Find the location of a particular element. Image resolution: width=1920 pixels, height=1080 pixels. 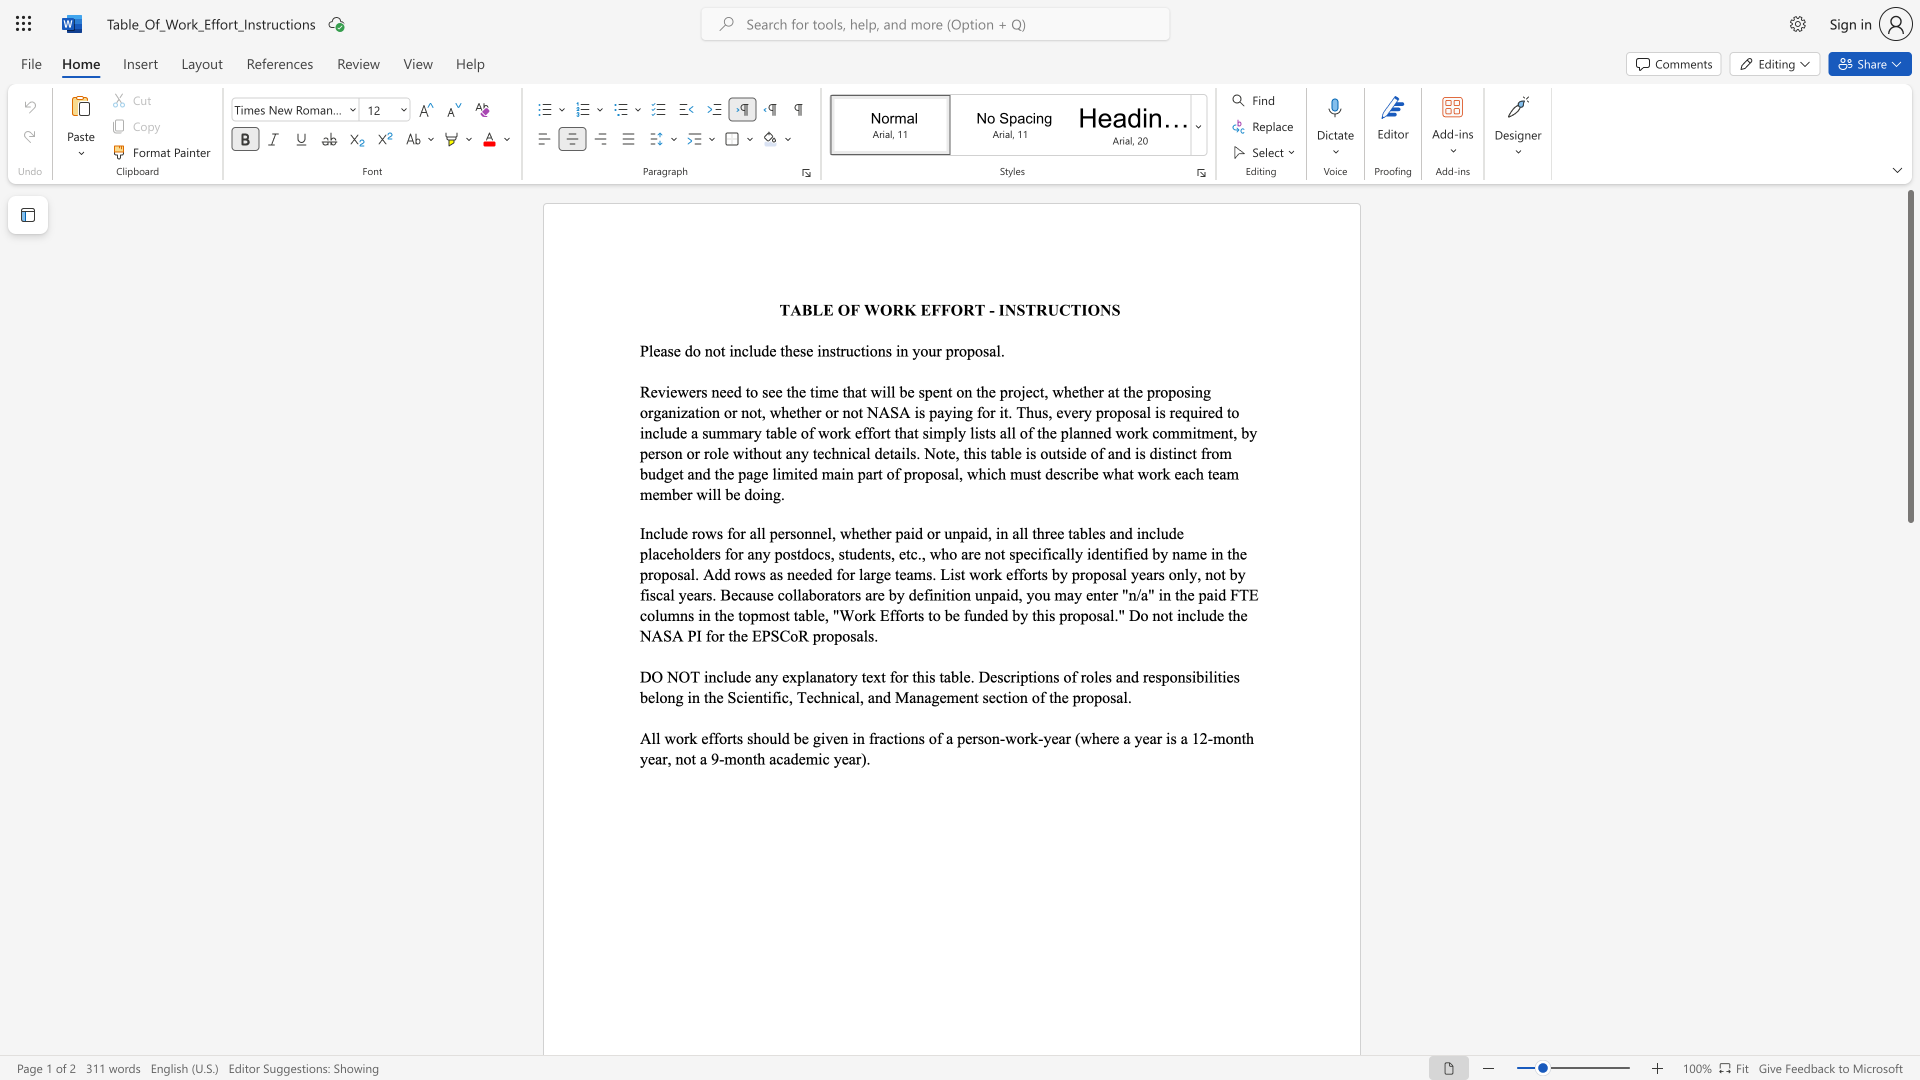

the scrollbar on the right is located at coordinates (1909, 619).